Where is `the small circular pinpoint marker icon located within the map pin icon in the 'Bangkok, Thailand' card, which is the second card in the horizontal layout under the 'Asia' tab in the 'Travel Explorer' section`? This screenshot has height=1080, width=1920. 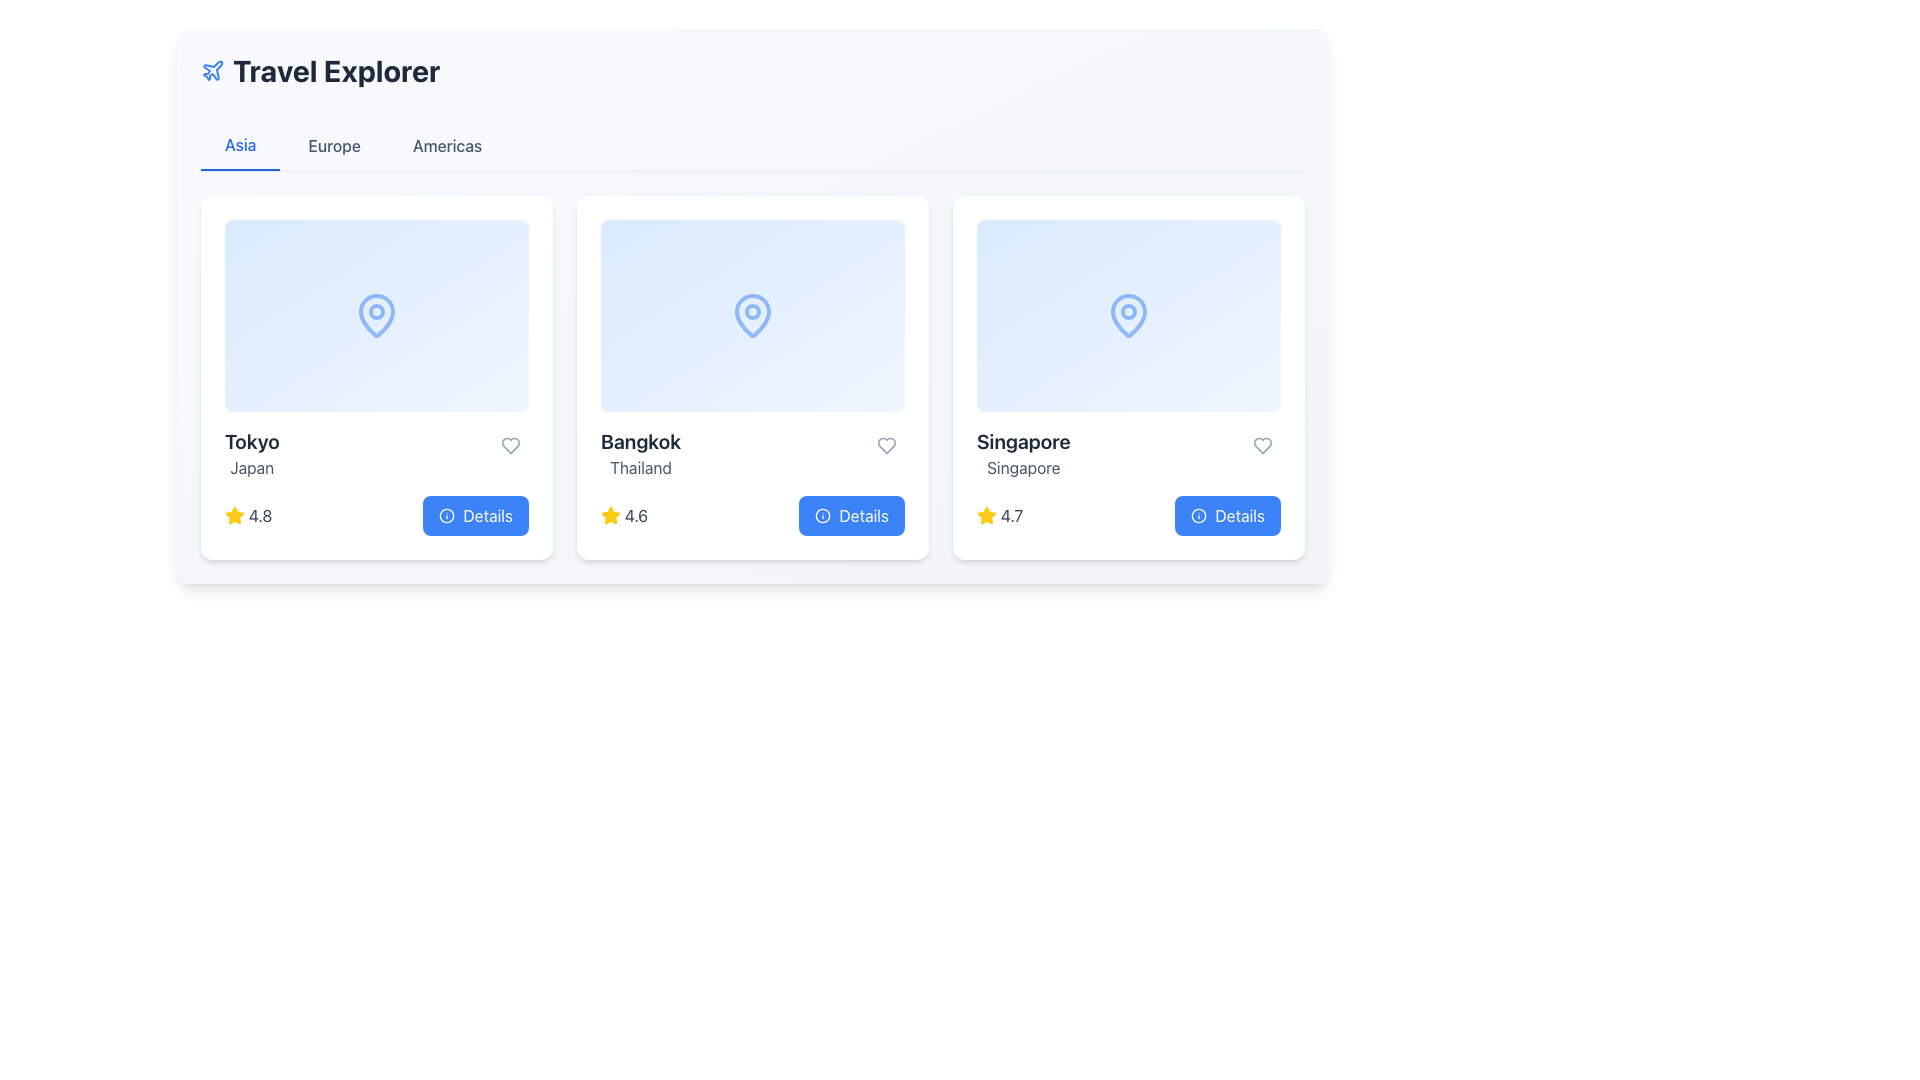
the small circular pinpoint marker icon located within the map pin icon in the 'Bangkok, Thailand' card, which is the second card in the horizontal layout under the 'Asia' tab in the 'Travel Explorer' section is located at coordinates (752, 312).